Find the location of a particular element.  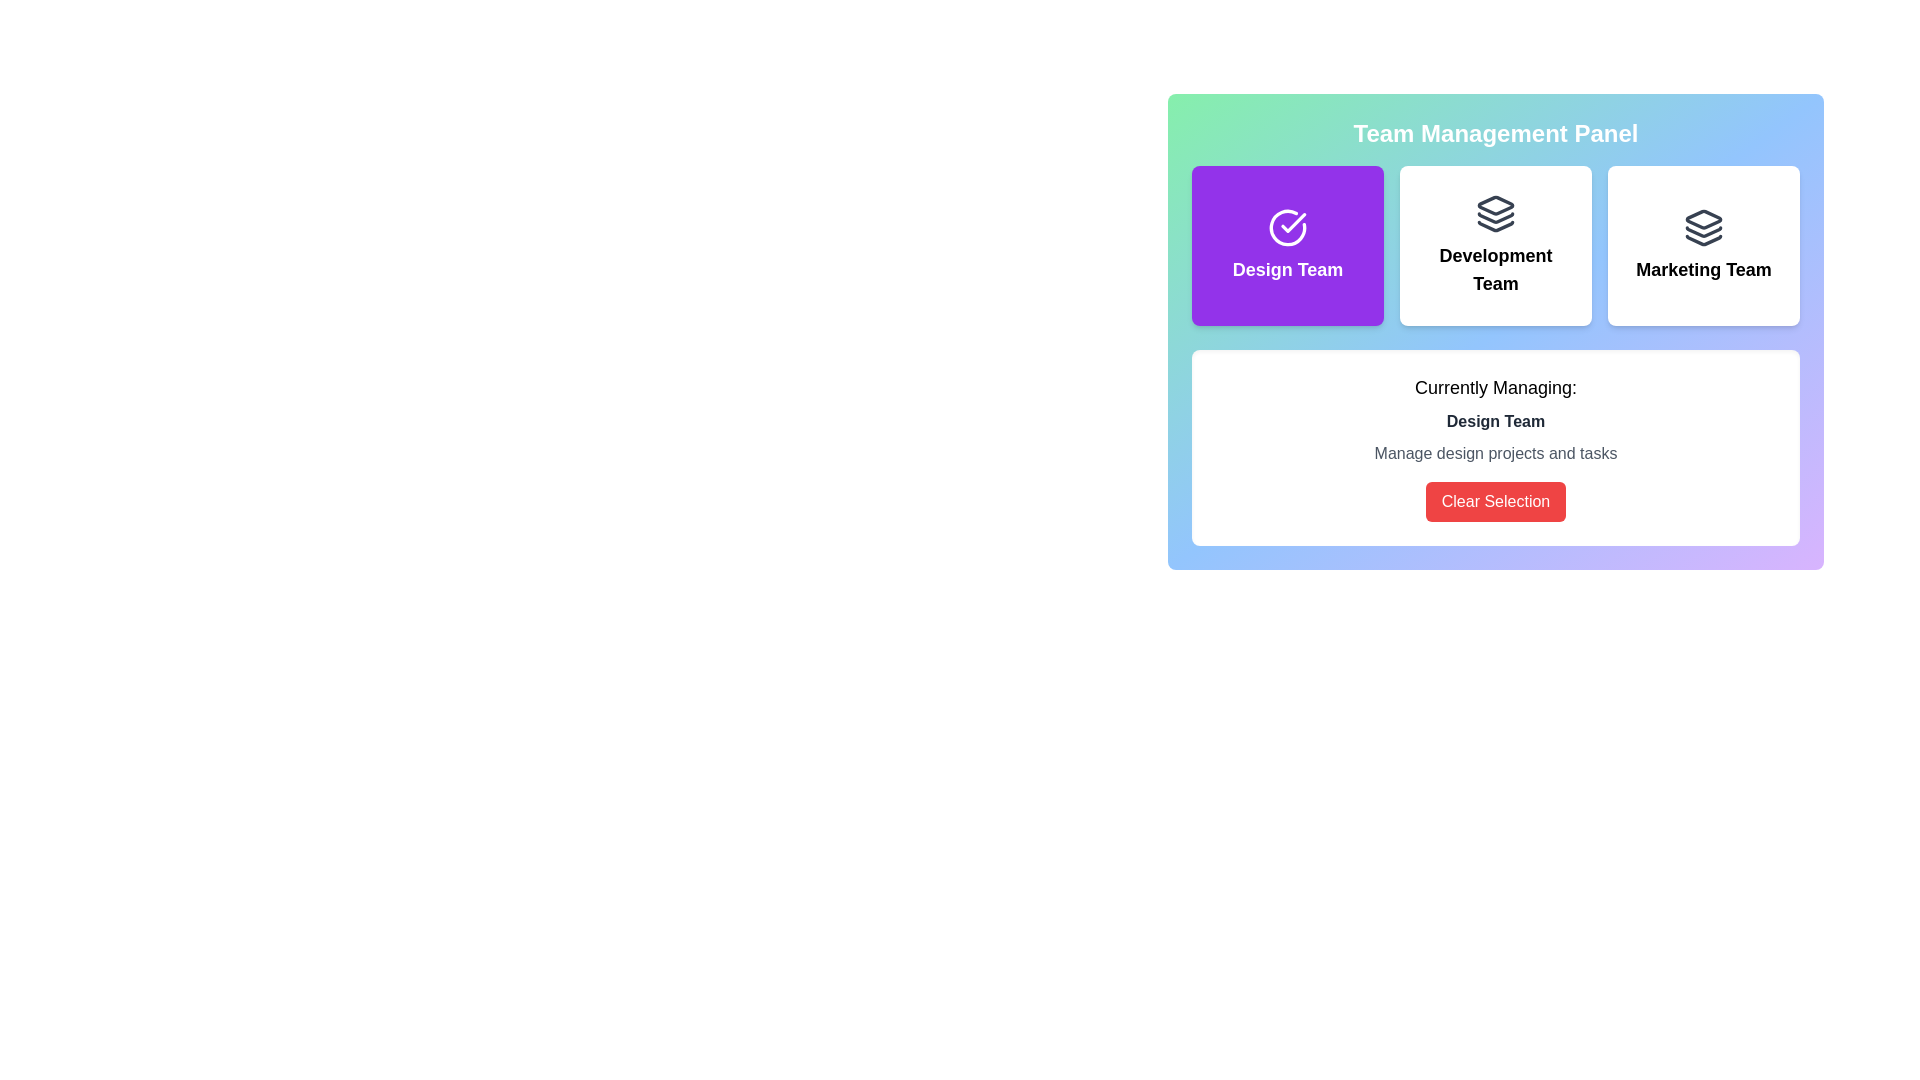

informational Text label that provides context about the 'Design Team' selection, located below the 'Design Team' text and above the 'Clear Selection' button is located at coordinates (1496, 454).